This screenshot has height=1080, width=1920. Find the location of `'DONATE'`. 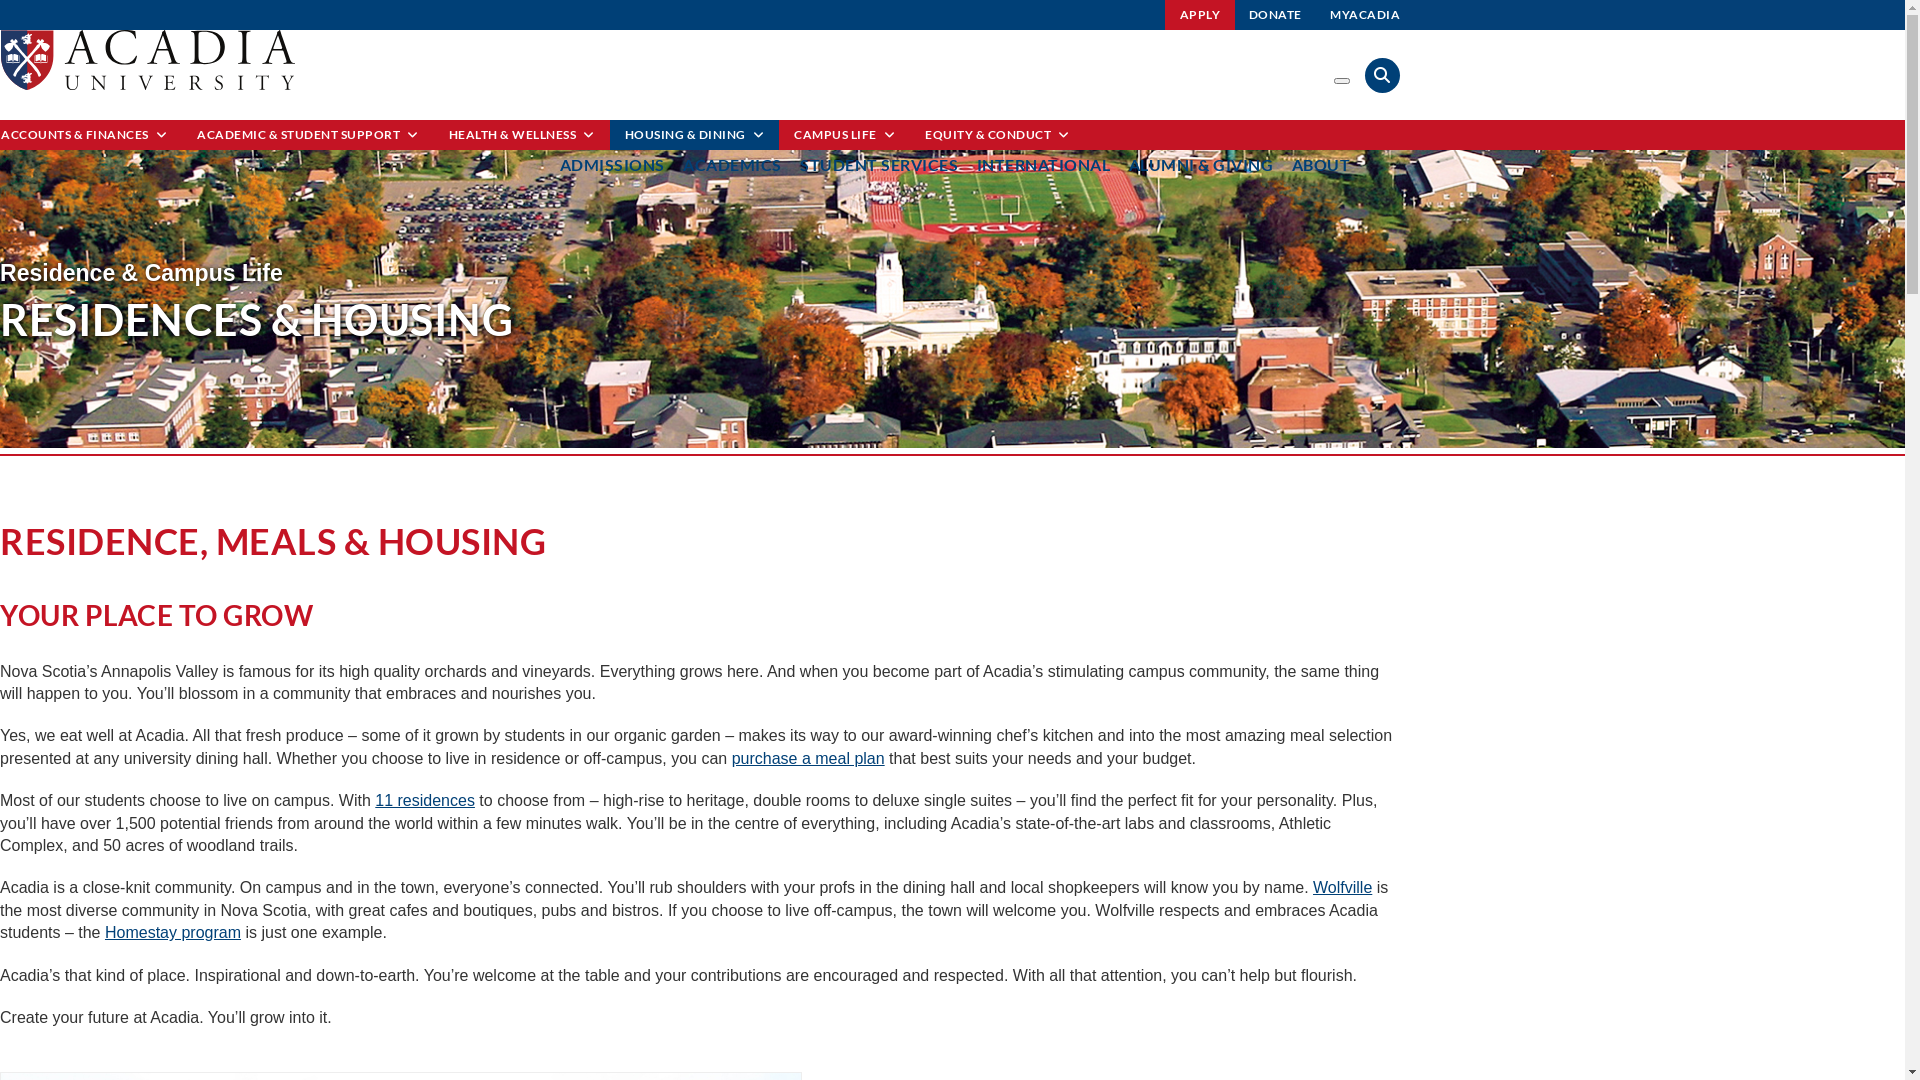

'DONATE' is located at coordinates (1274, 15).